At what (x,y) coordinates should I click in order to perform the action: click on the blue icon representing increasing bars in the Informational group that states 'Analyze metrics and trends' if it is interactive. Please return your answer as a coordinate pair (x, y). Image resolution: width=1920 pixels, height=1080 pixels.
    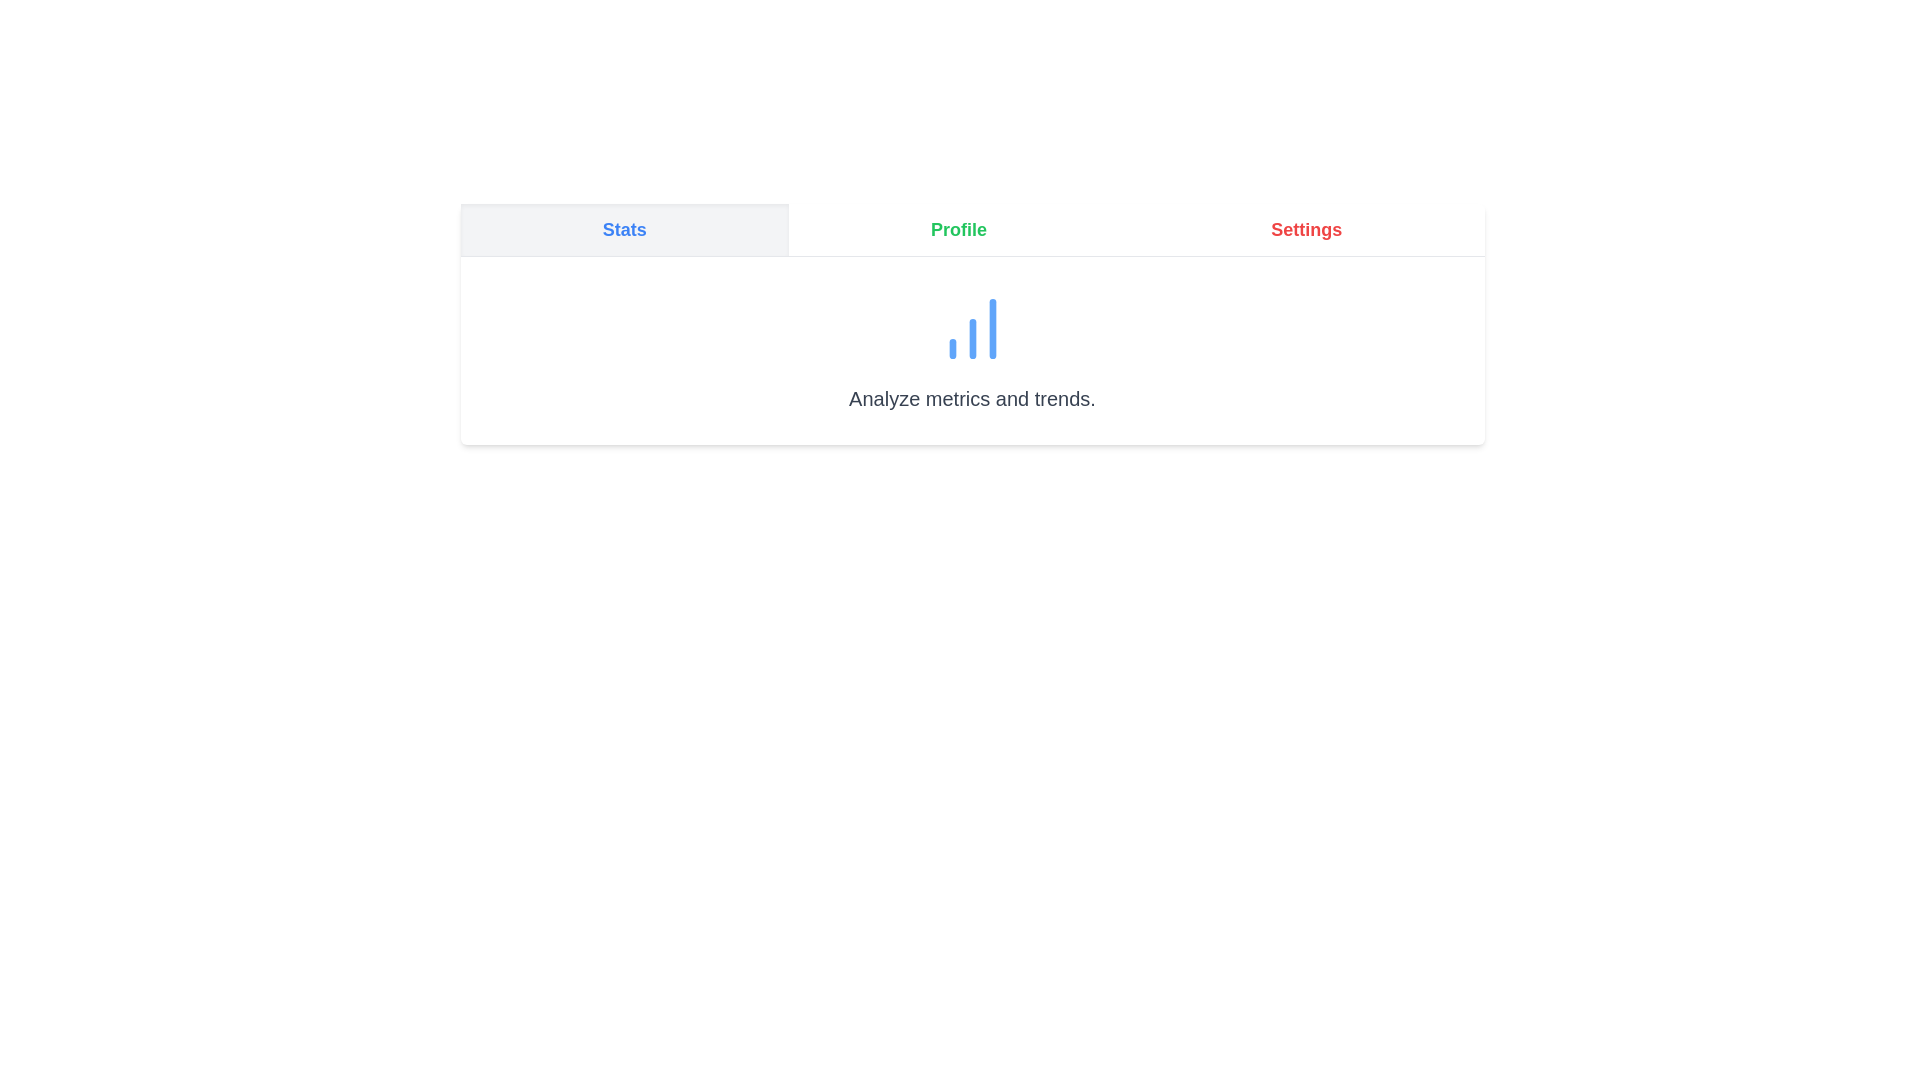
    Looking at the image, I should click on (972, 350).